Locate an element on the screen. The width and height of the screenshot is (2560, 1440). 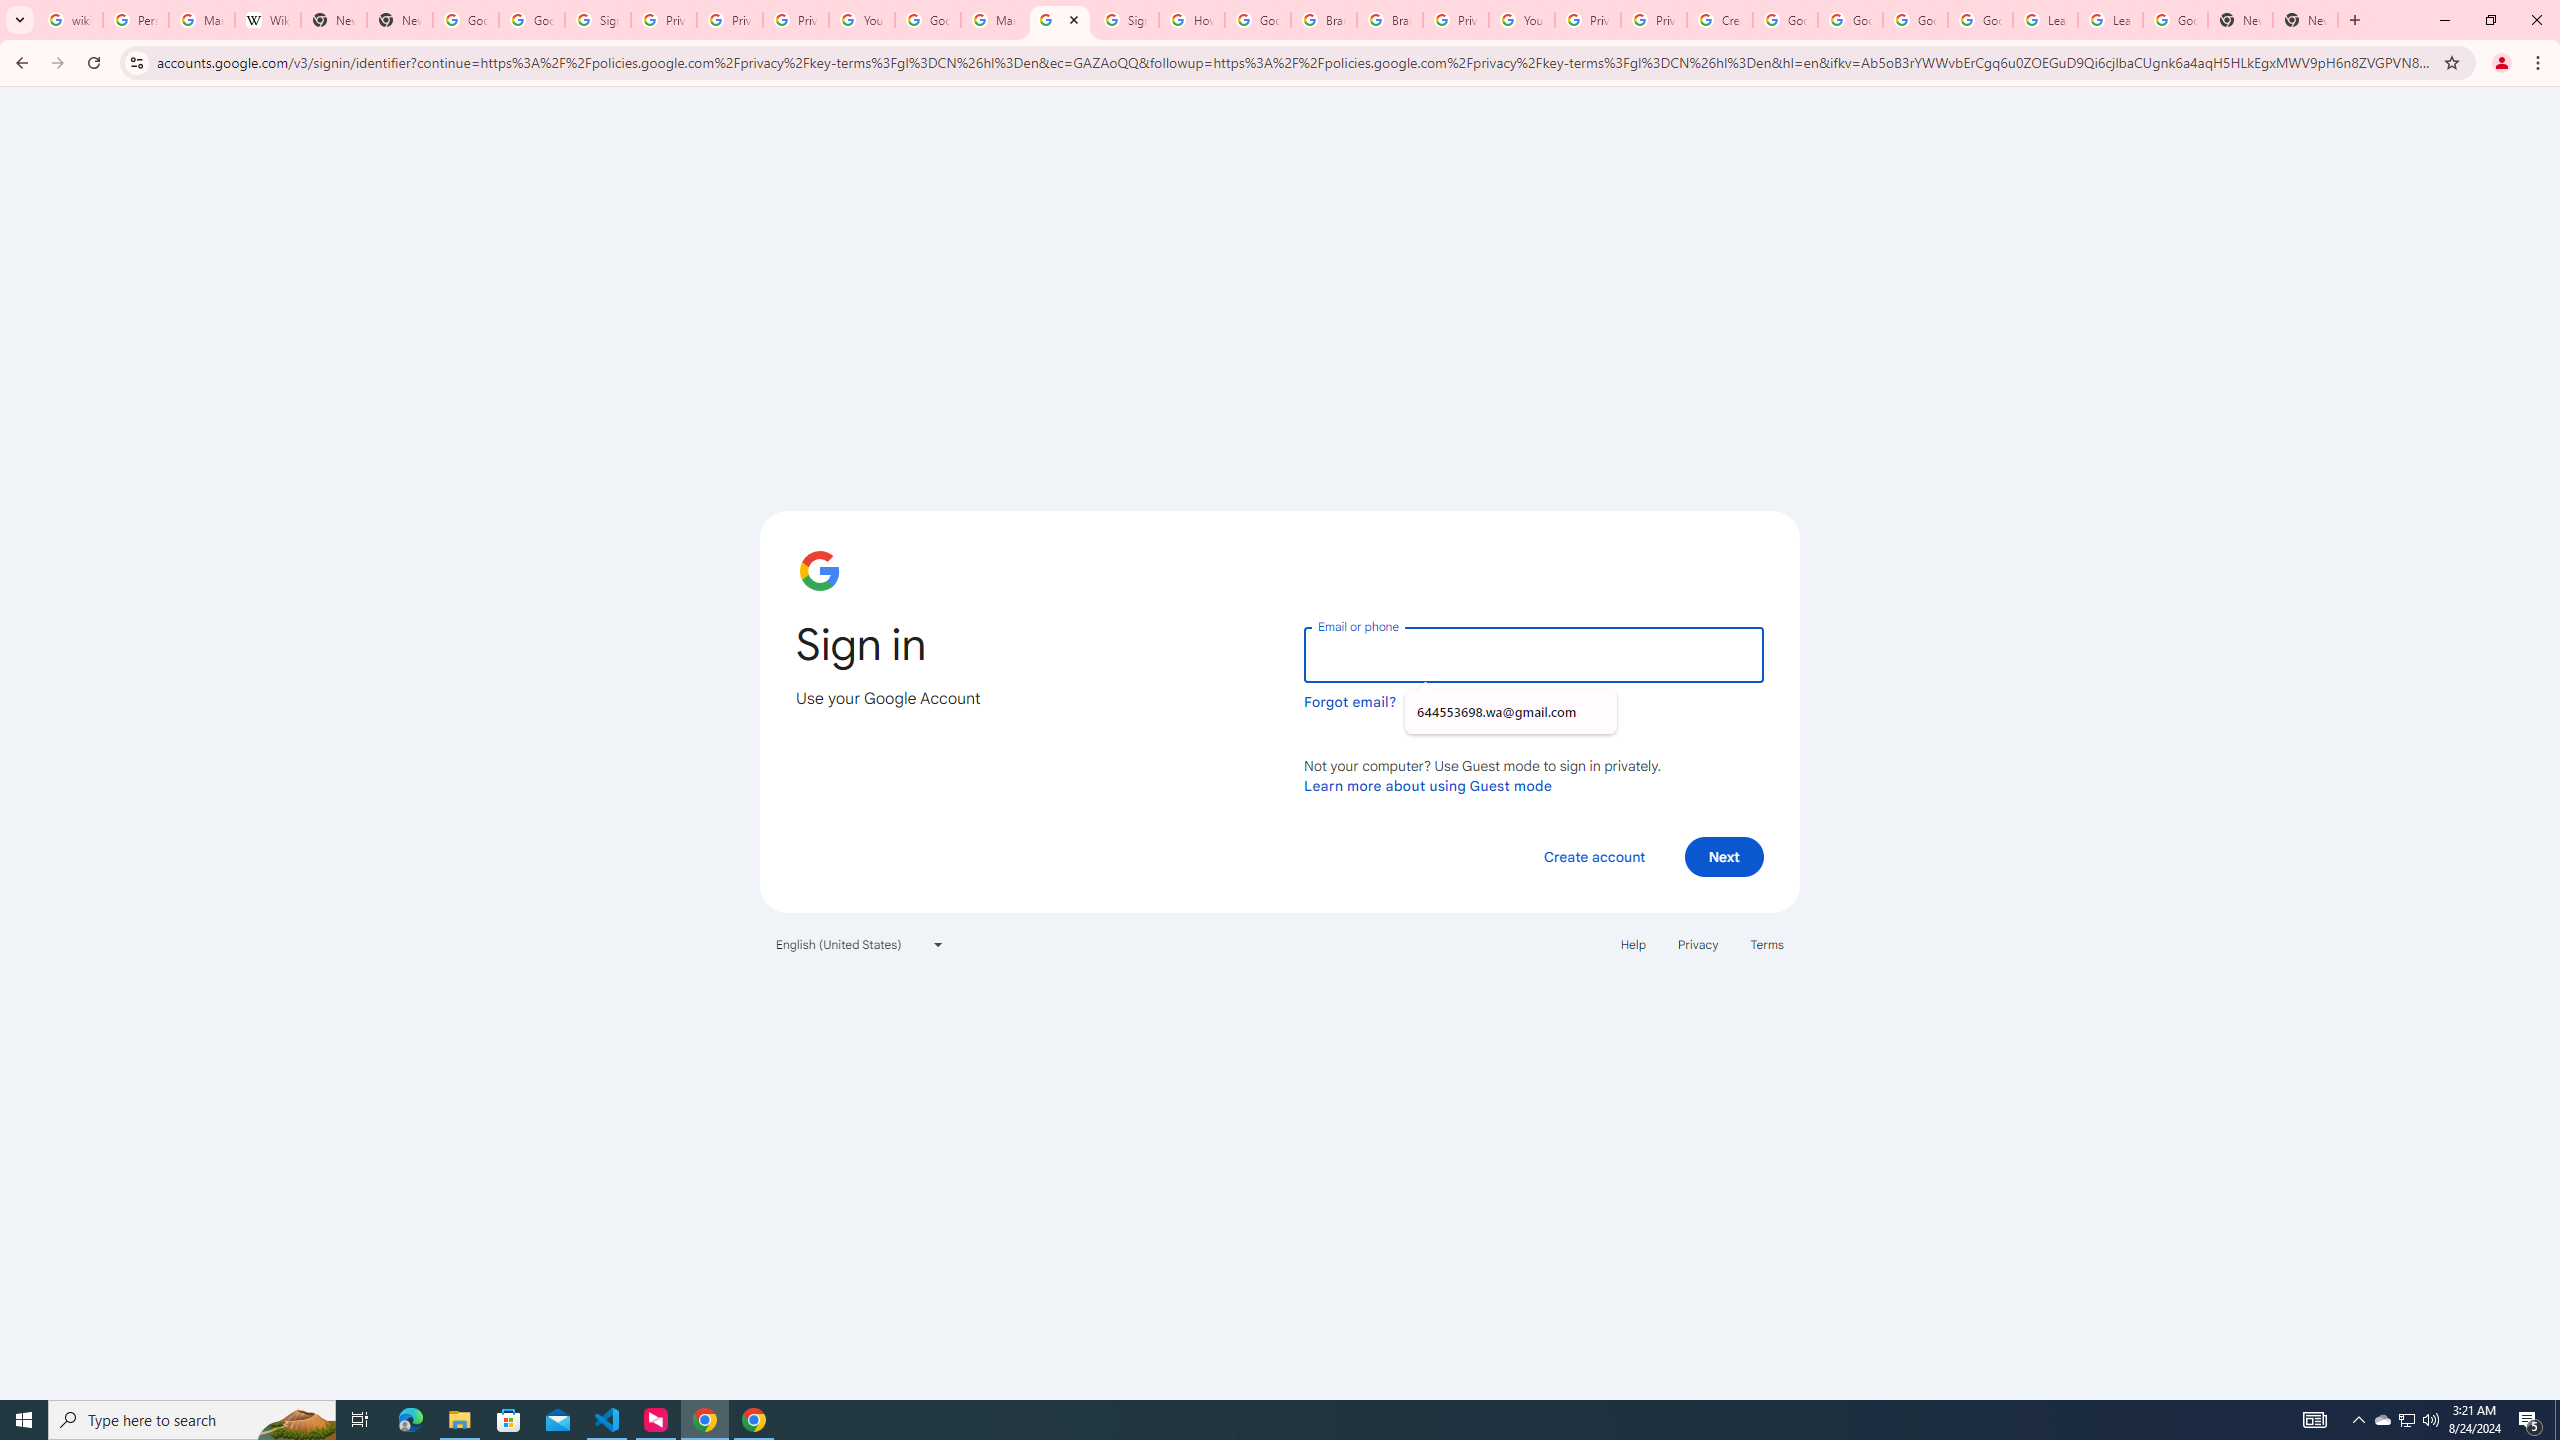
'Address and search bar' is located at coordinates (1293, 61).